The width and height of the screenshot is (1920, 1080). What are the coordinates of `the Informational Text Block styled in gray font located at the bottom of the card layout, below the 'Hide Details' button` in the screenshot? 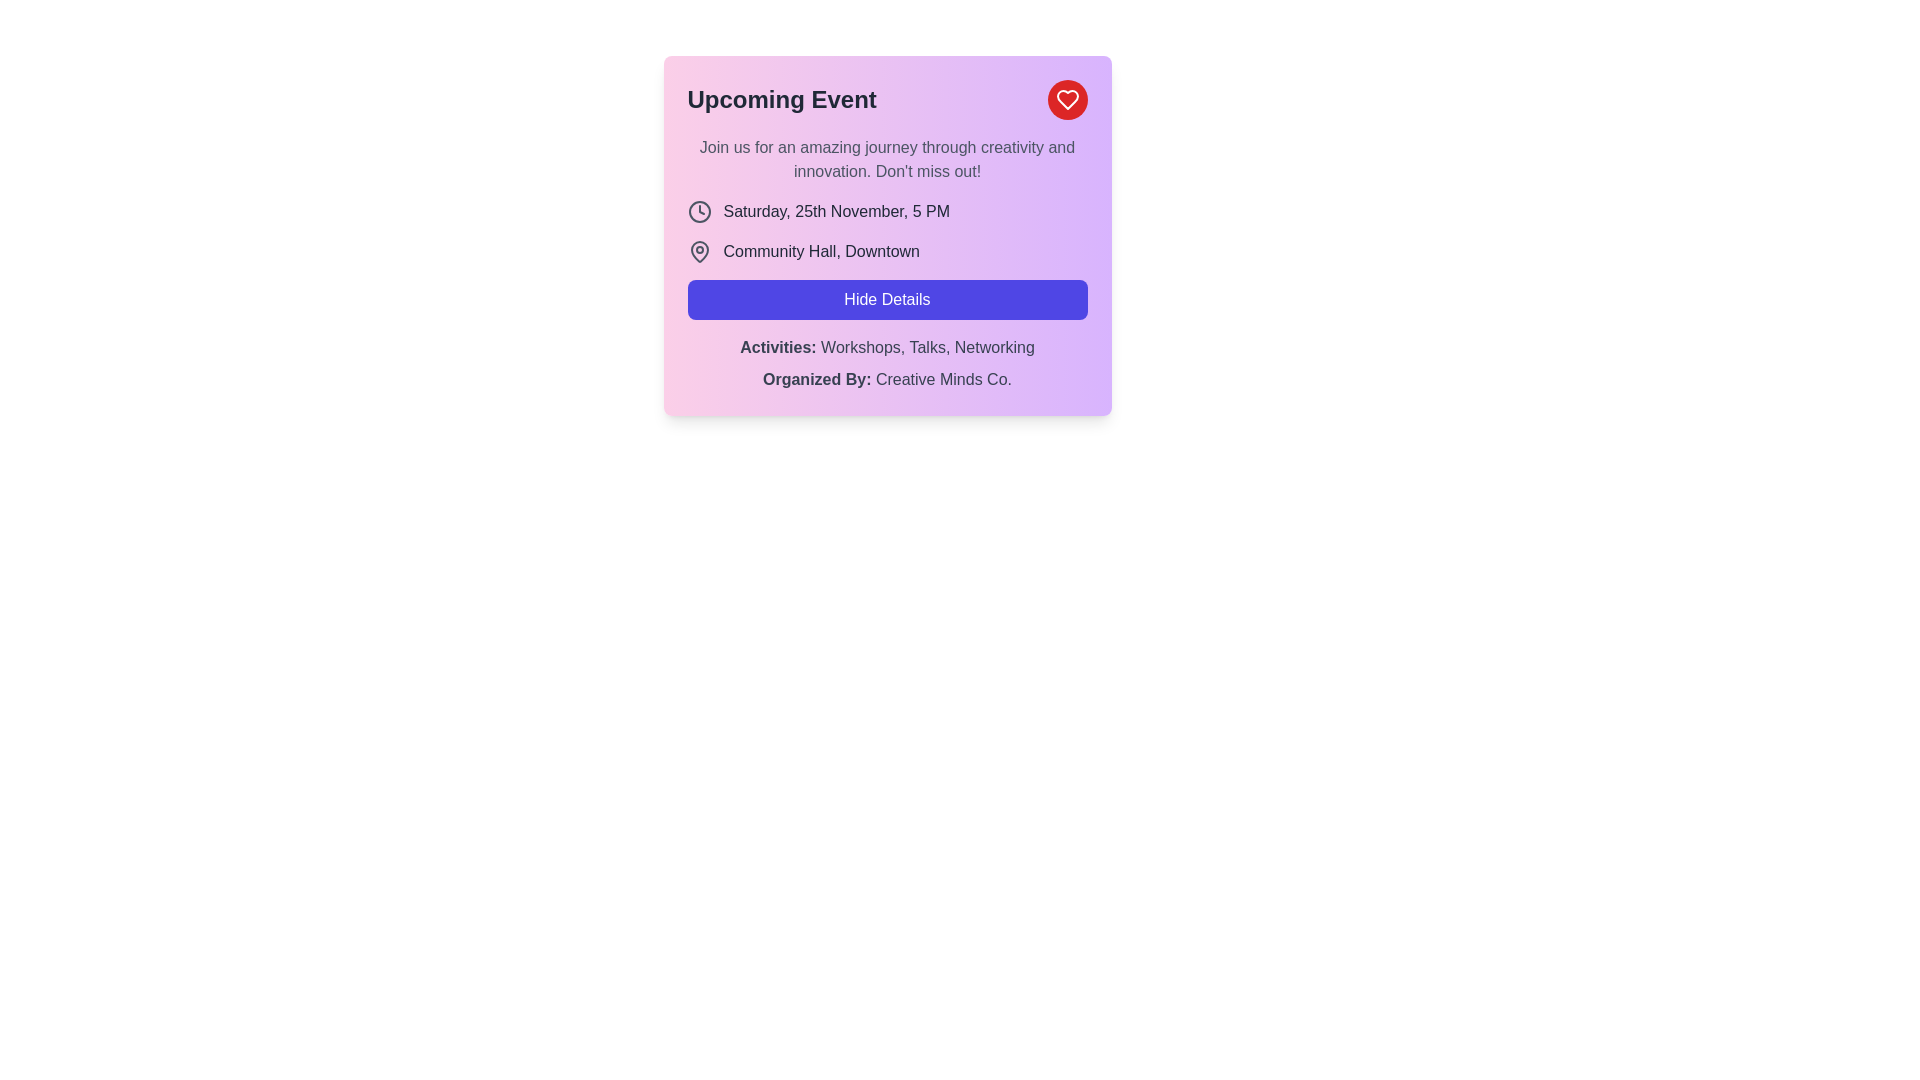 It's located at (886, 363).